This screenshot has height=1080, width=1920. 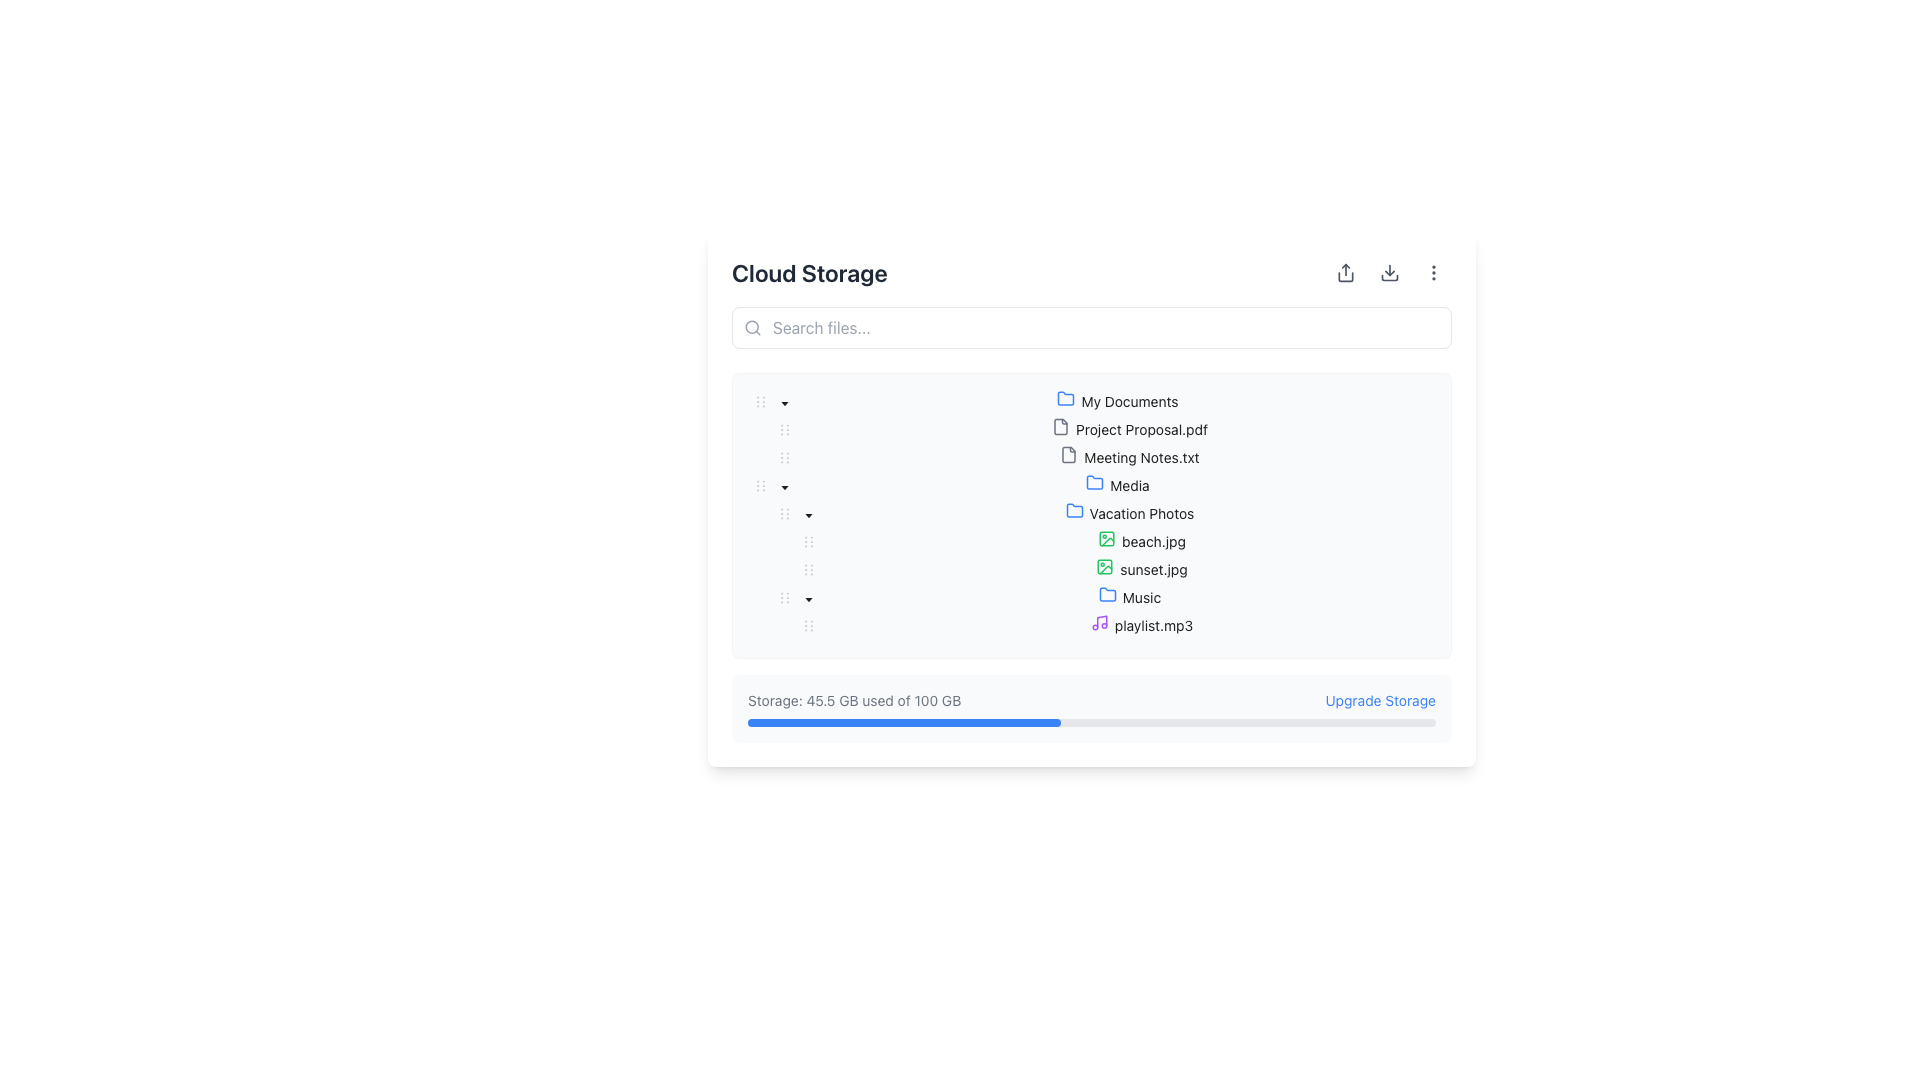 What do you see at coordinates (1109, 596) in the screenshot?
I see `the blue-colored folder icon representing the 'Music' directory in the file browser interface, located immediately to the left of the folder title 'Music'` at bounding box center [1109, 596].